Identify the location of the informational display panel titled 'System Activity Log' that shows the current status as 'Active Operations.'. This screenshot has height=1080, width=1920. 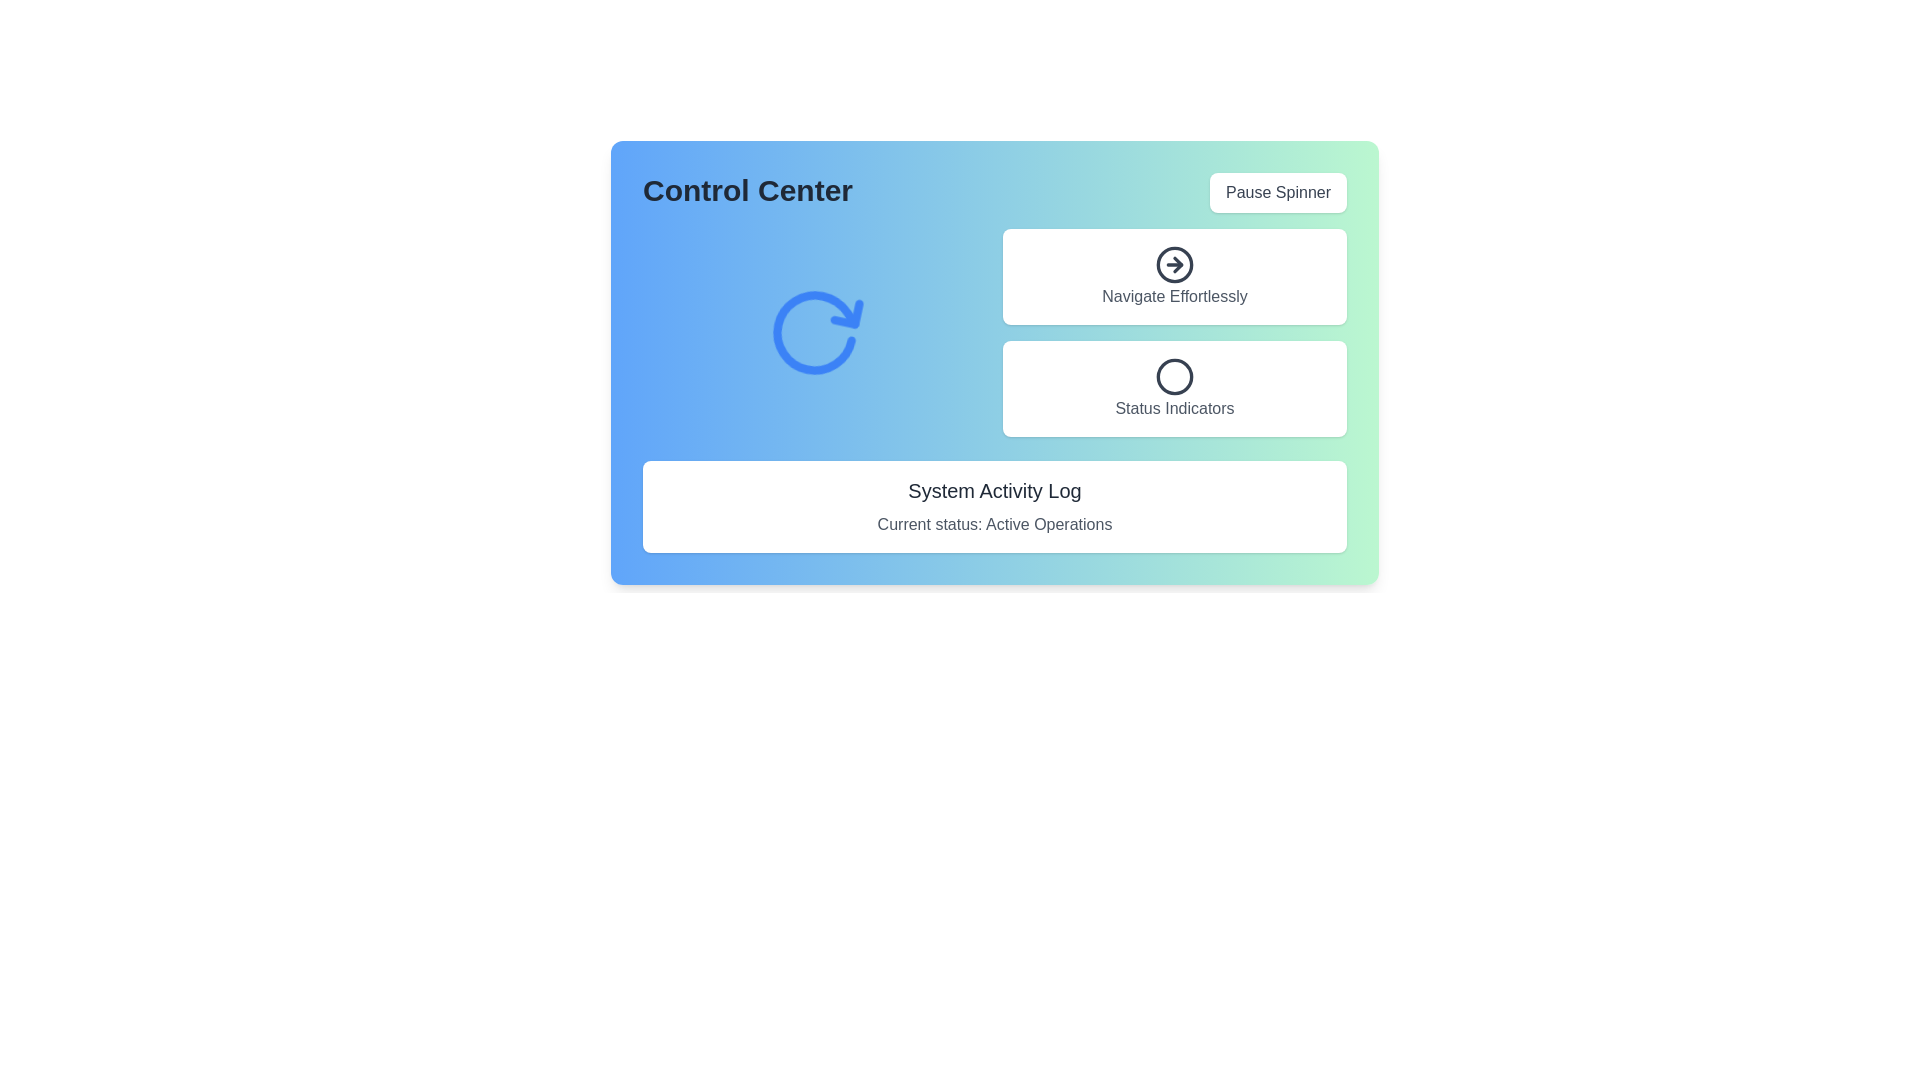
(994, 505).